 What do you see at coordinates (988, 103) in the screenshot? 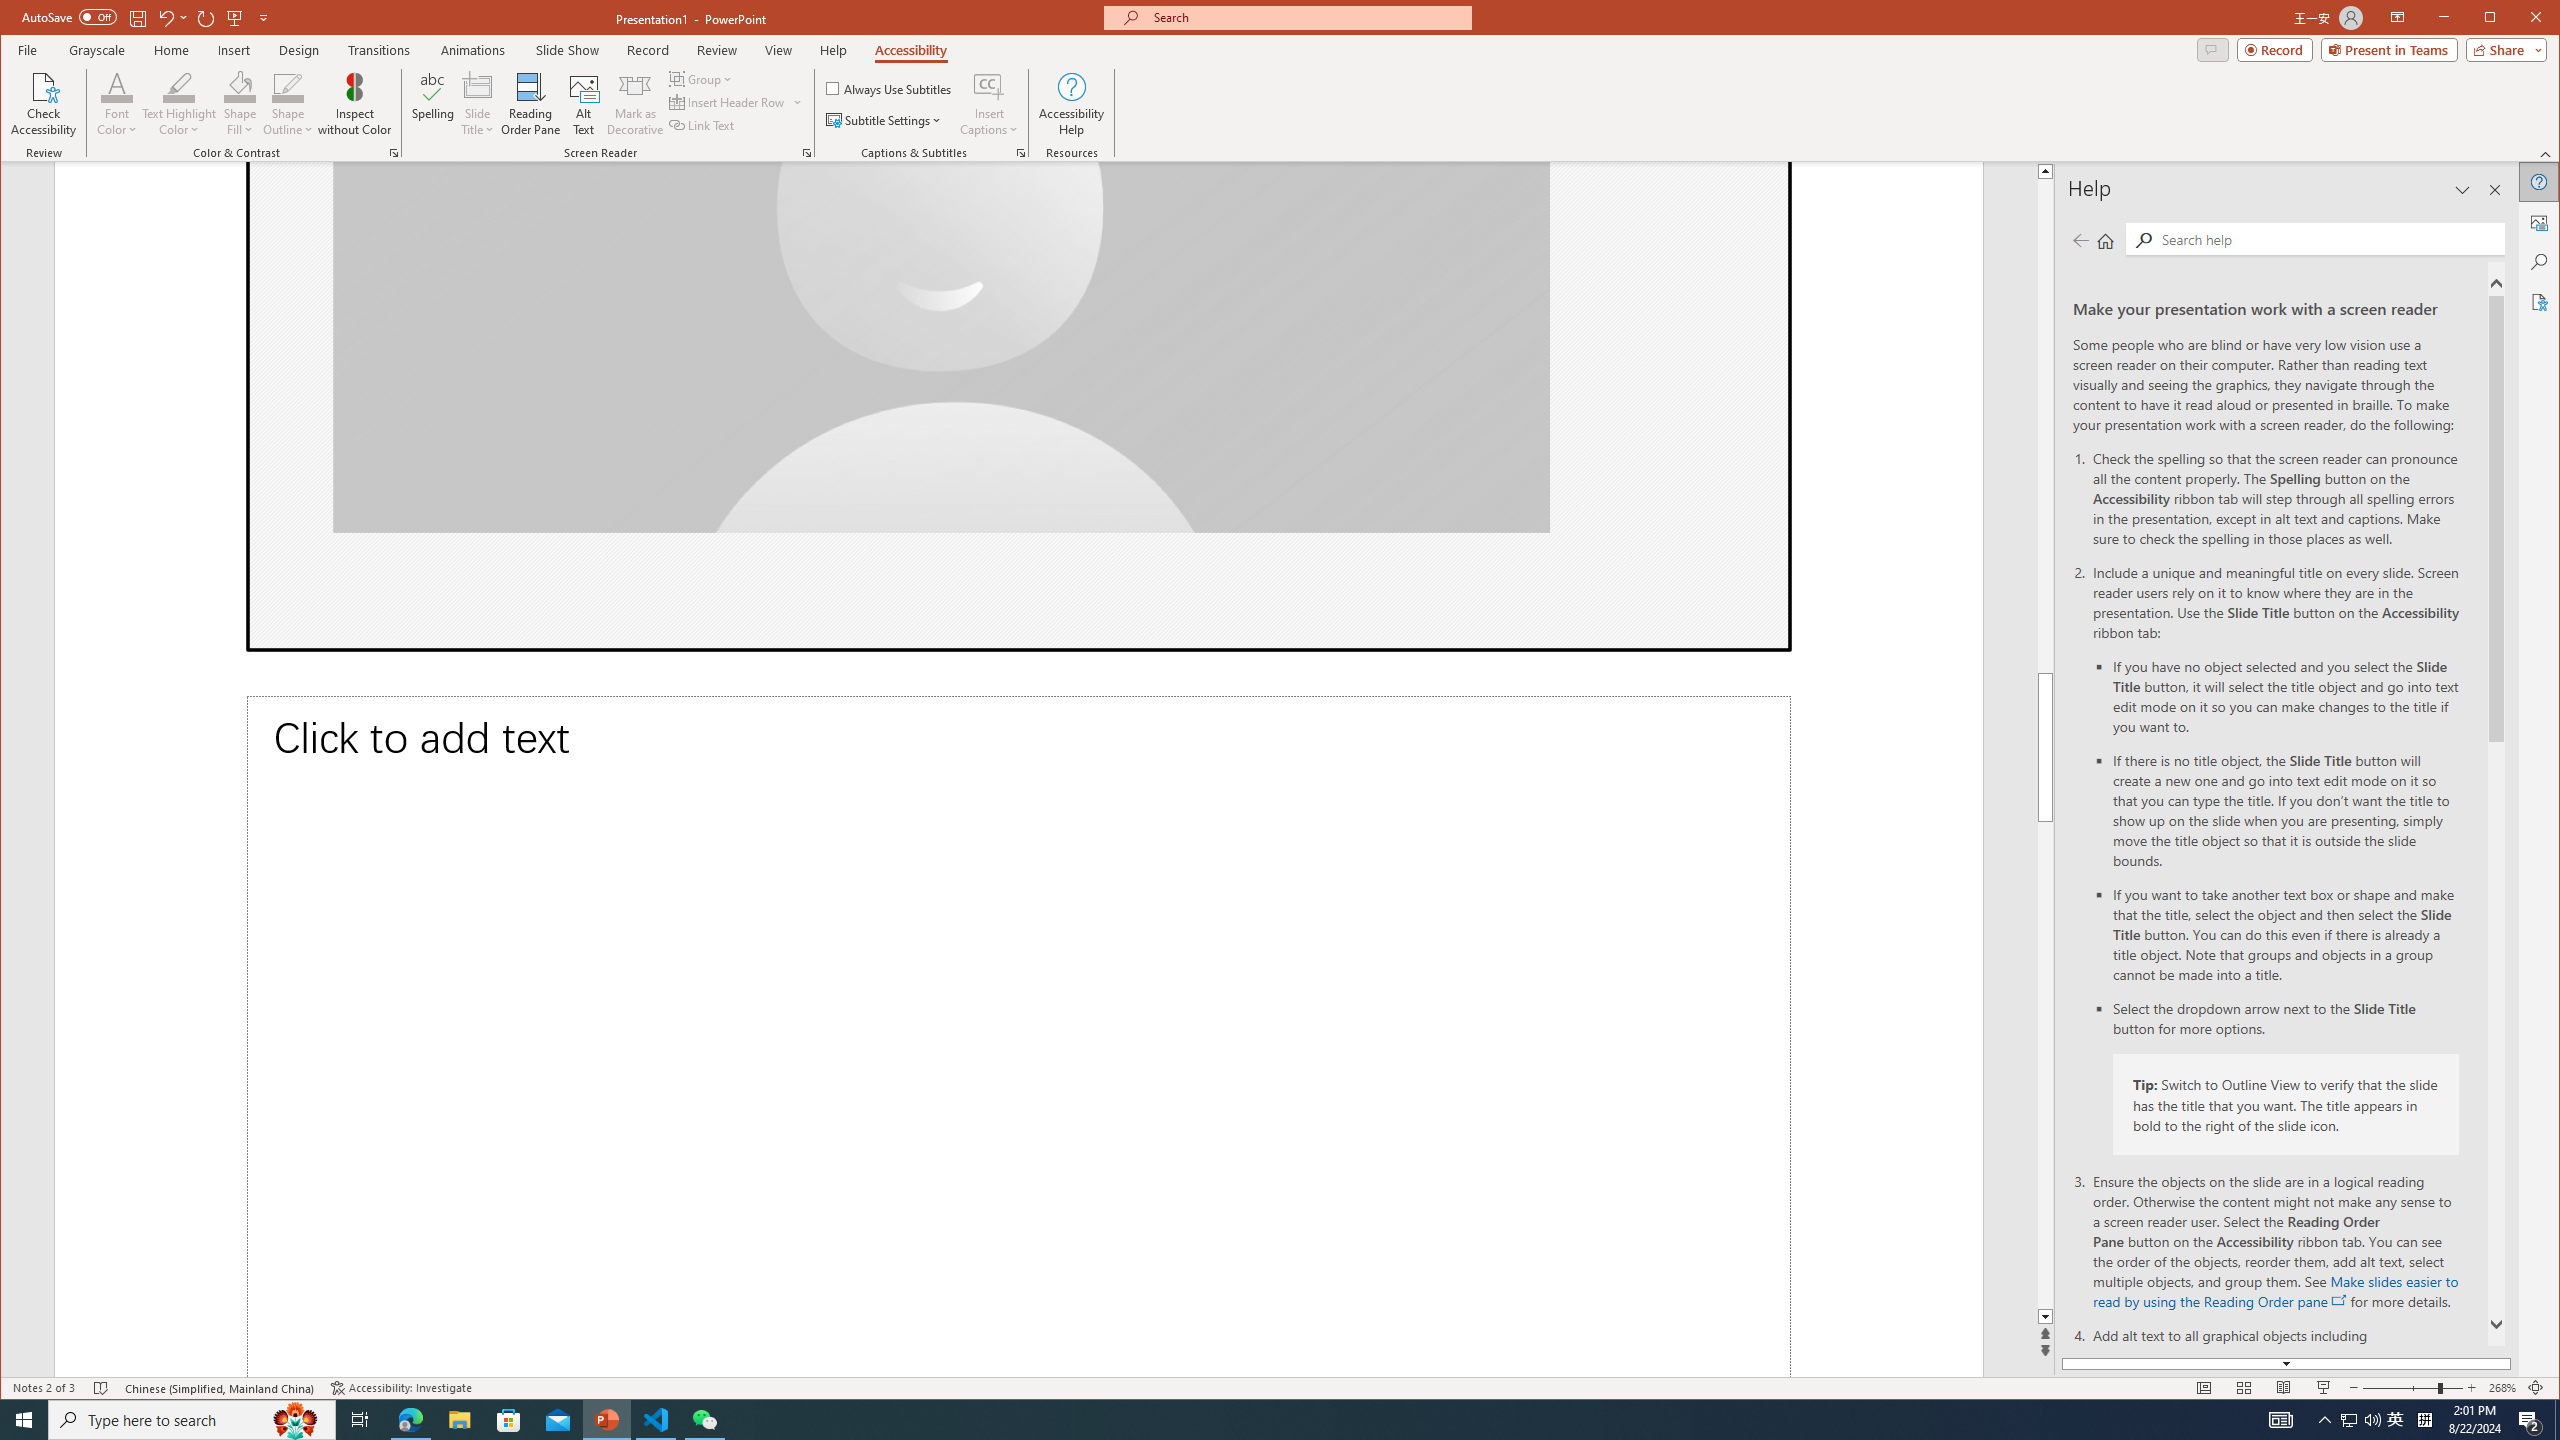
I see `'Insert Captions'` at bounding box center [988, 103].